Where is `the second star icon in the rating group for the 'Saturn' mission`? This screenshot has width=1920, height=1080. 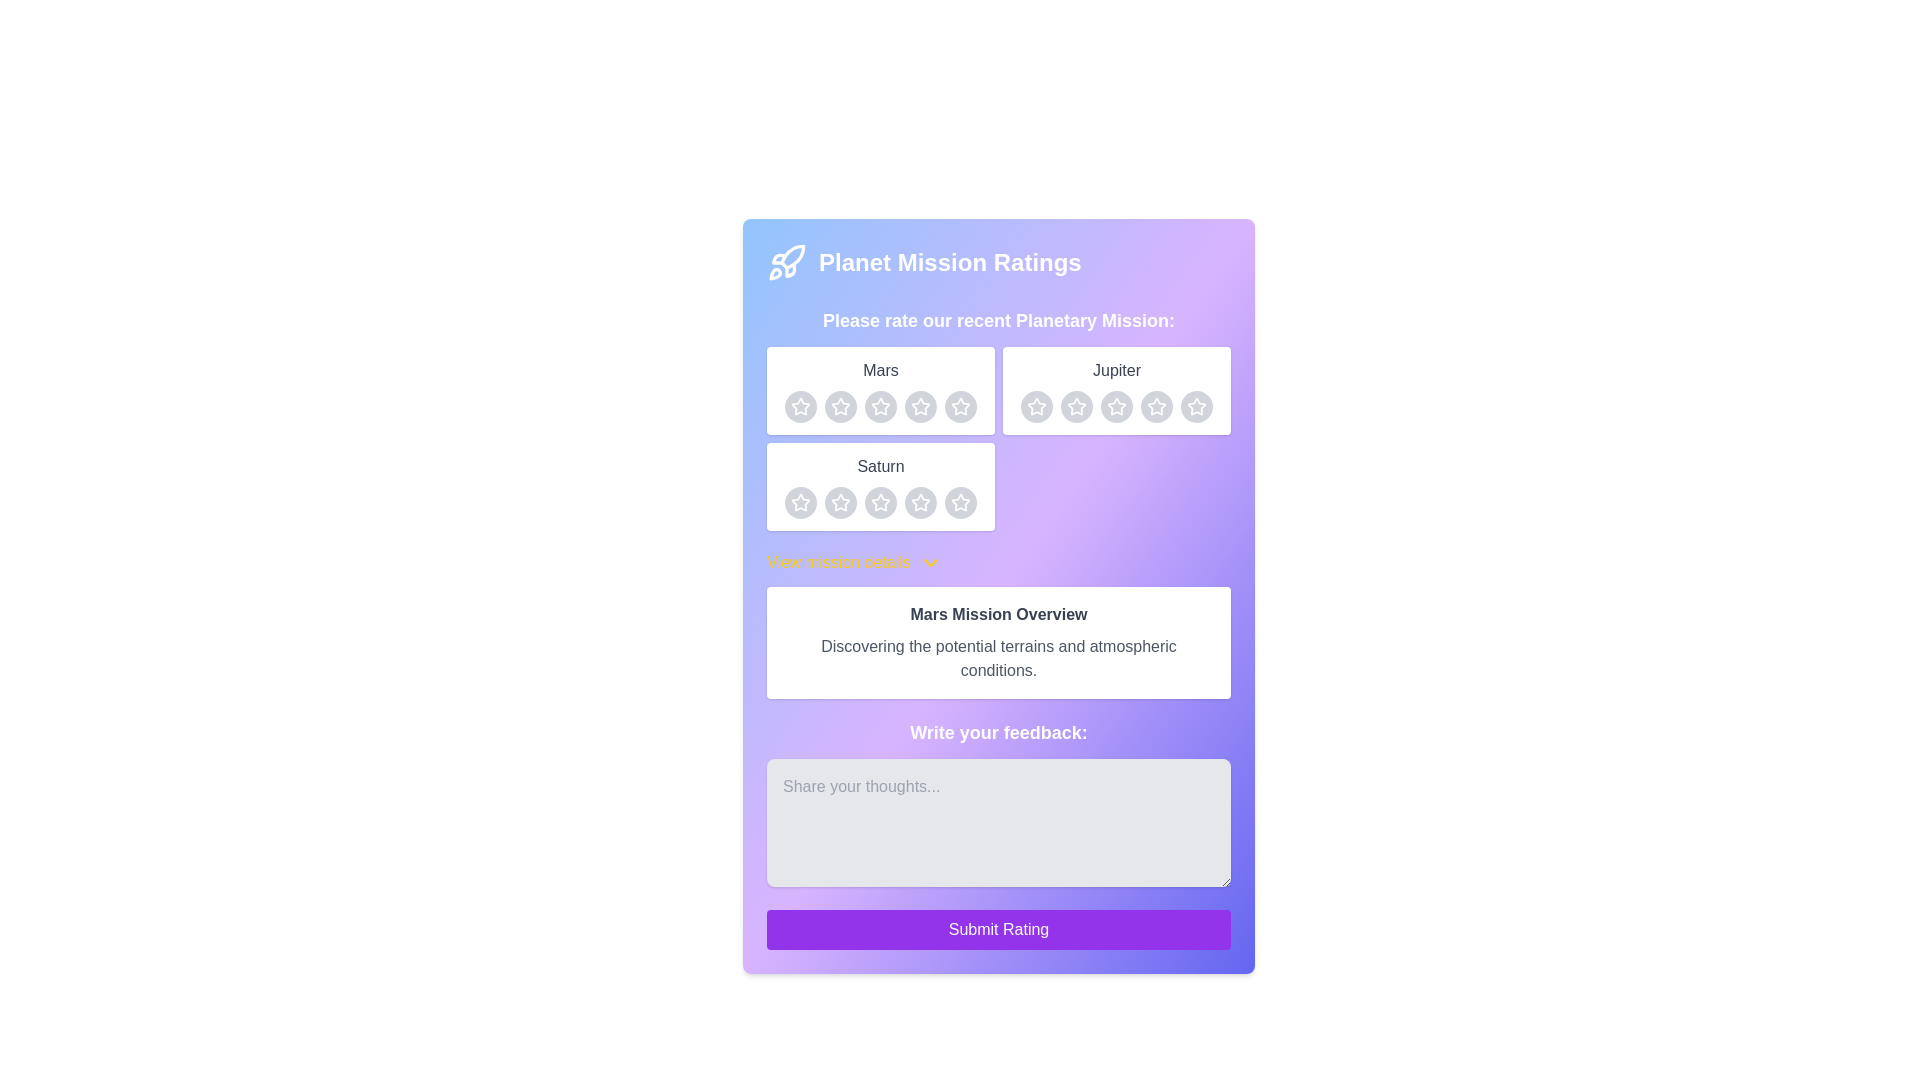
the second star icon in the rating group for the 'Saturn' mission is located at coordinates (840, 501).